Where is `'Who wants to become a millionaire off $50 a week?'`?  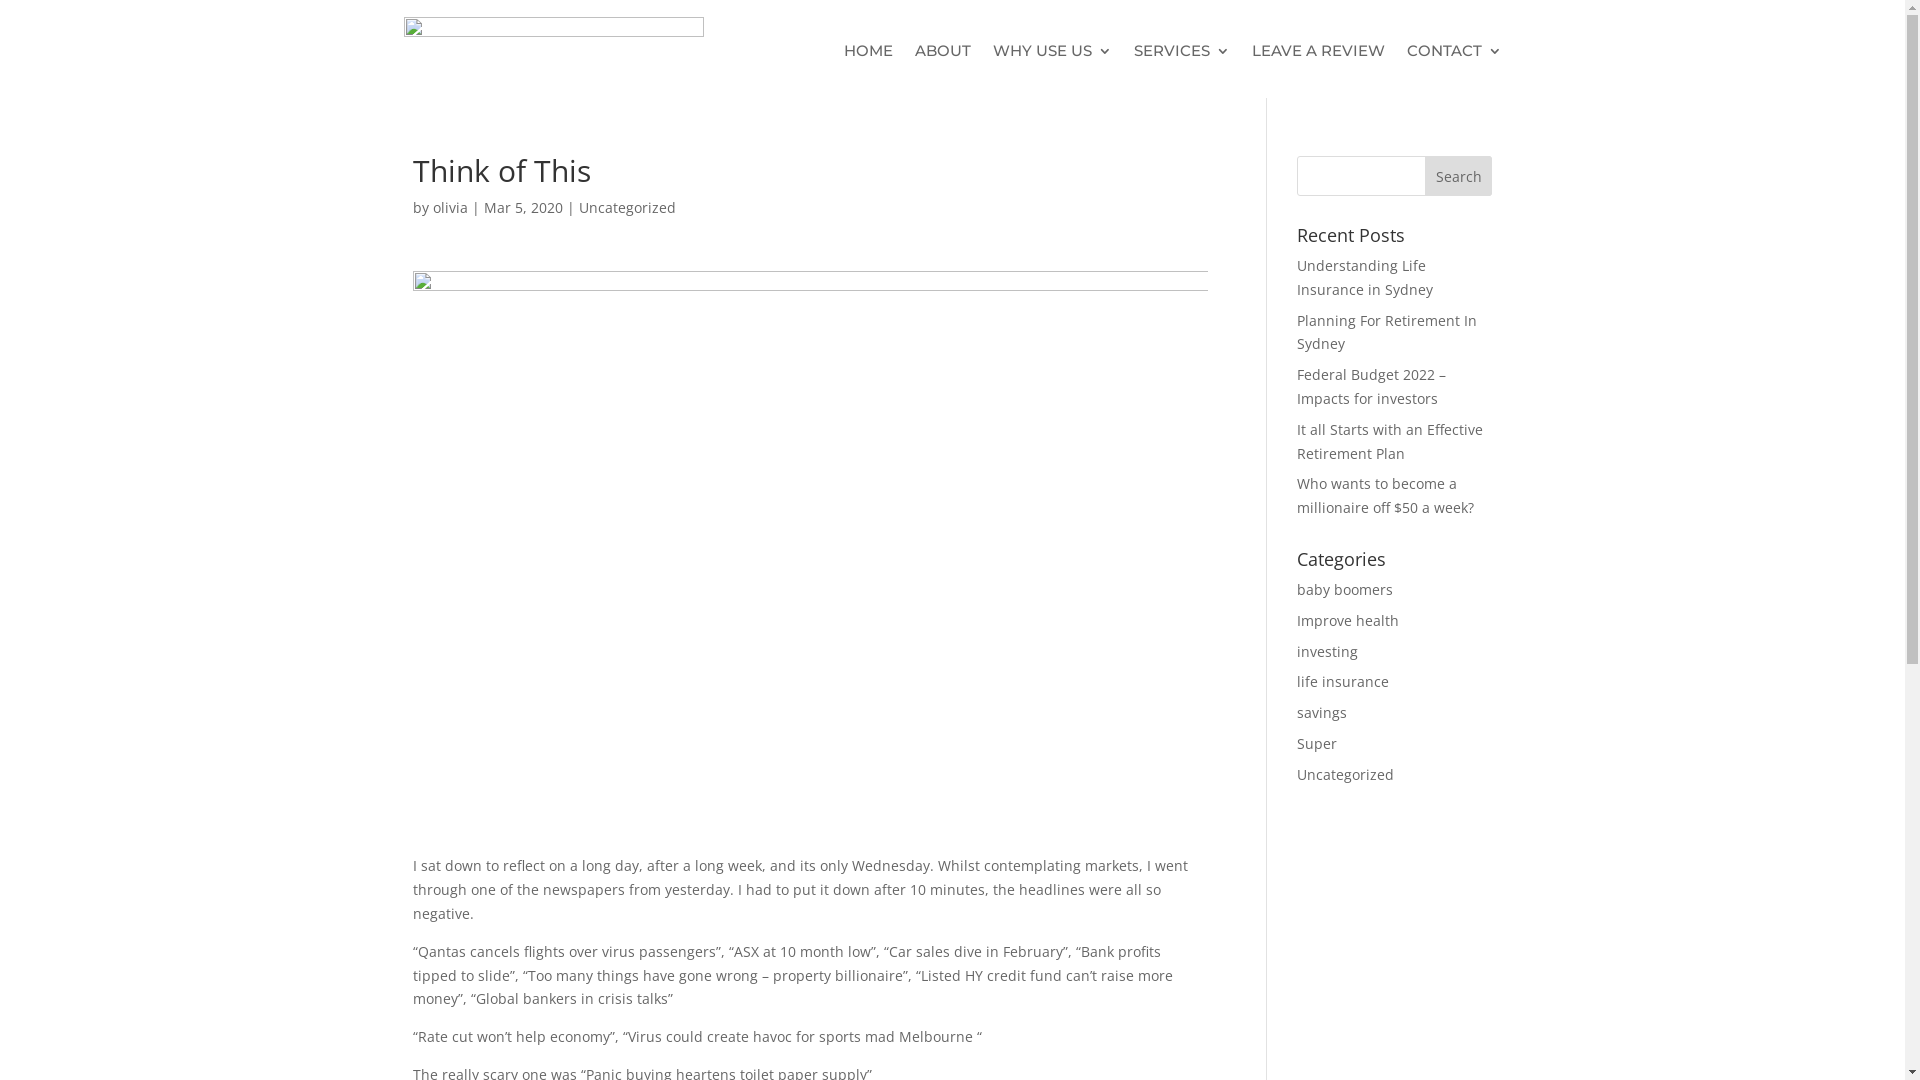
'Who wants to become a millionaire off $50 a week?' is located at coordinates (1384, 495).